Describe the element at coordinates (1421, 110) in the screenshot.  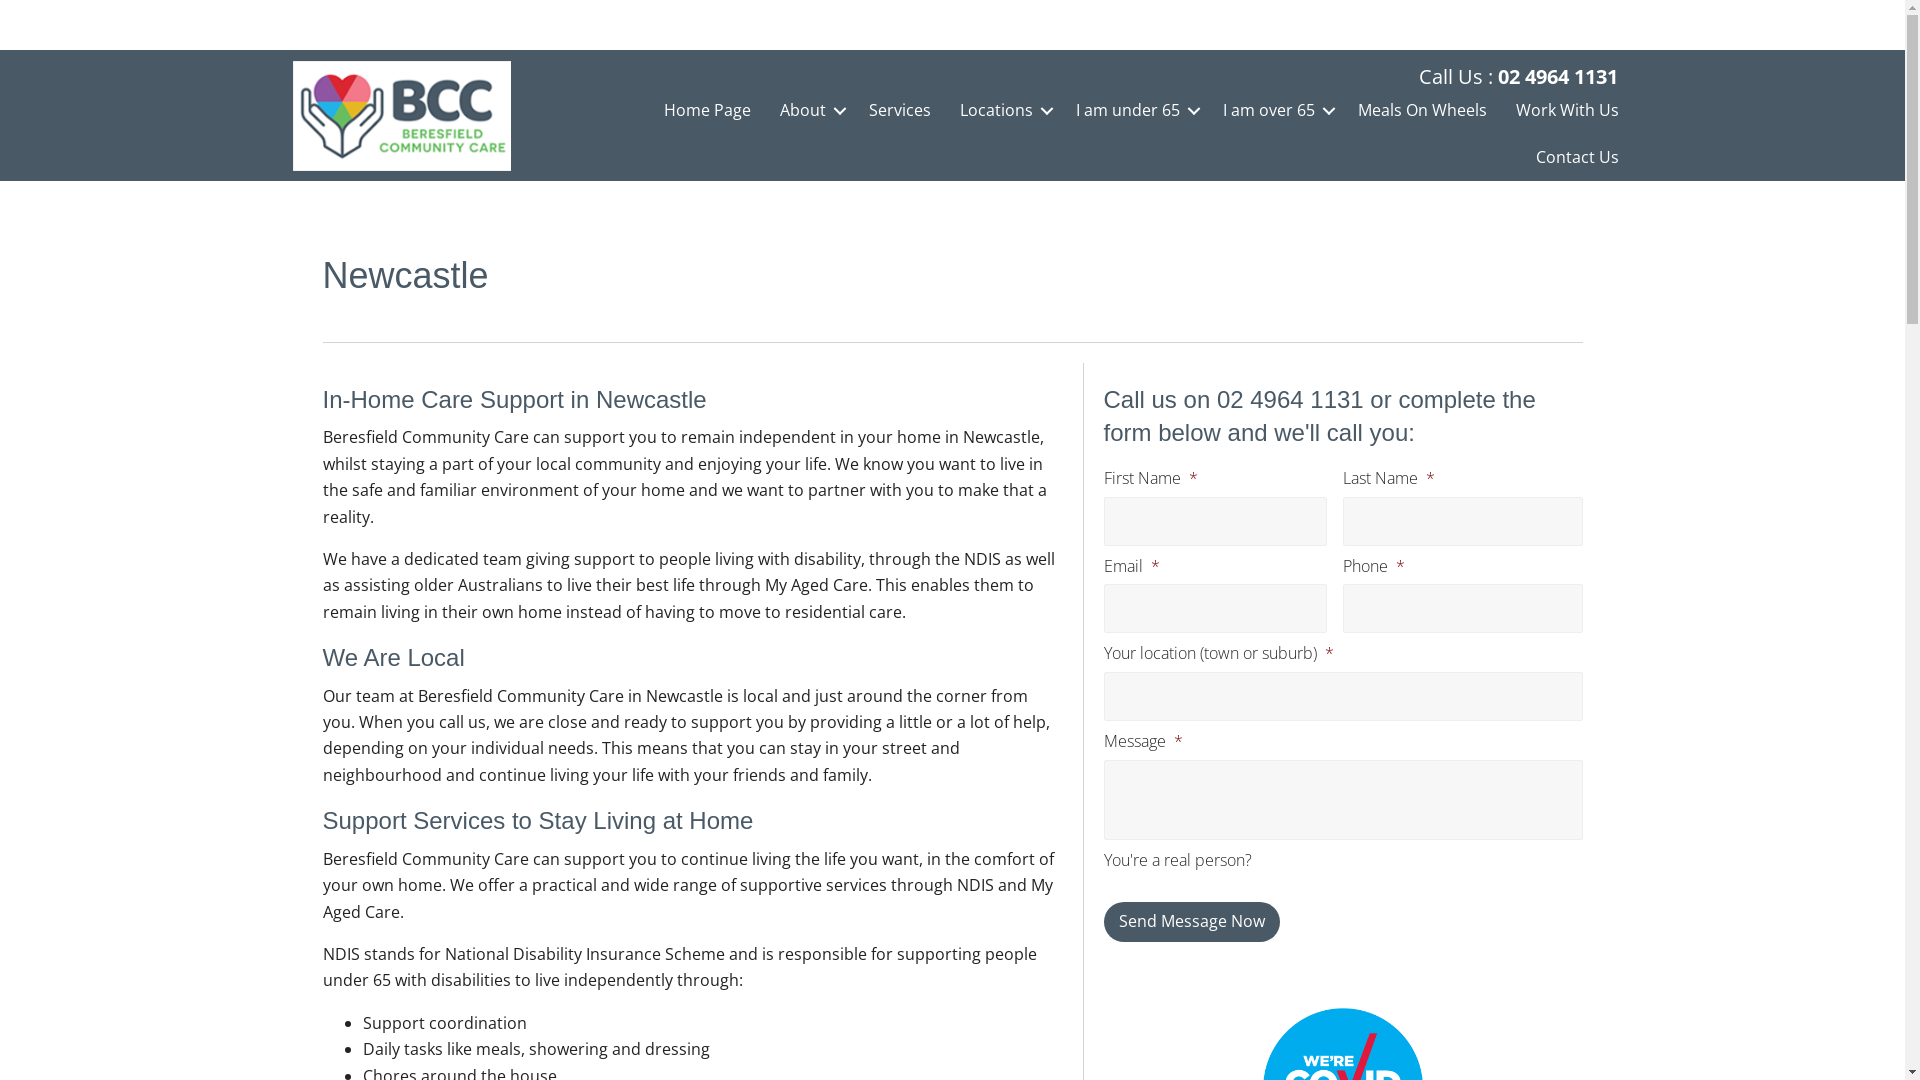
I see `'Meals On Wheels'` at that location.